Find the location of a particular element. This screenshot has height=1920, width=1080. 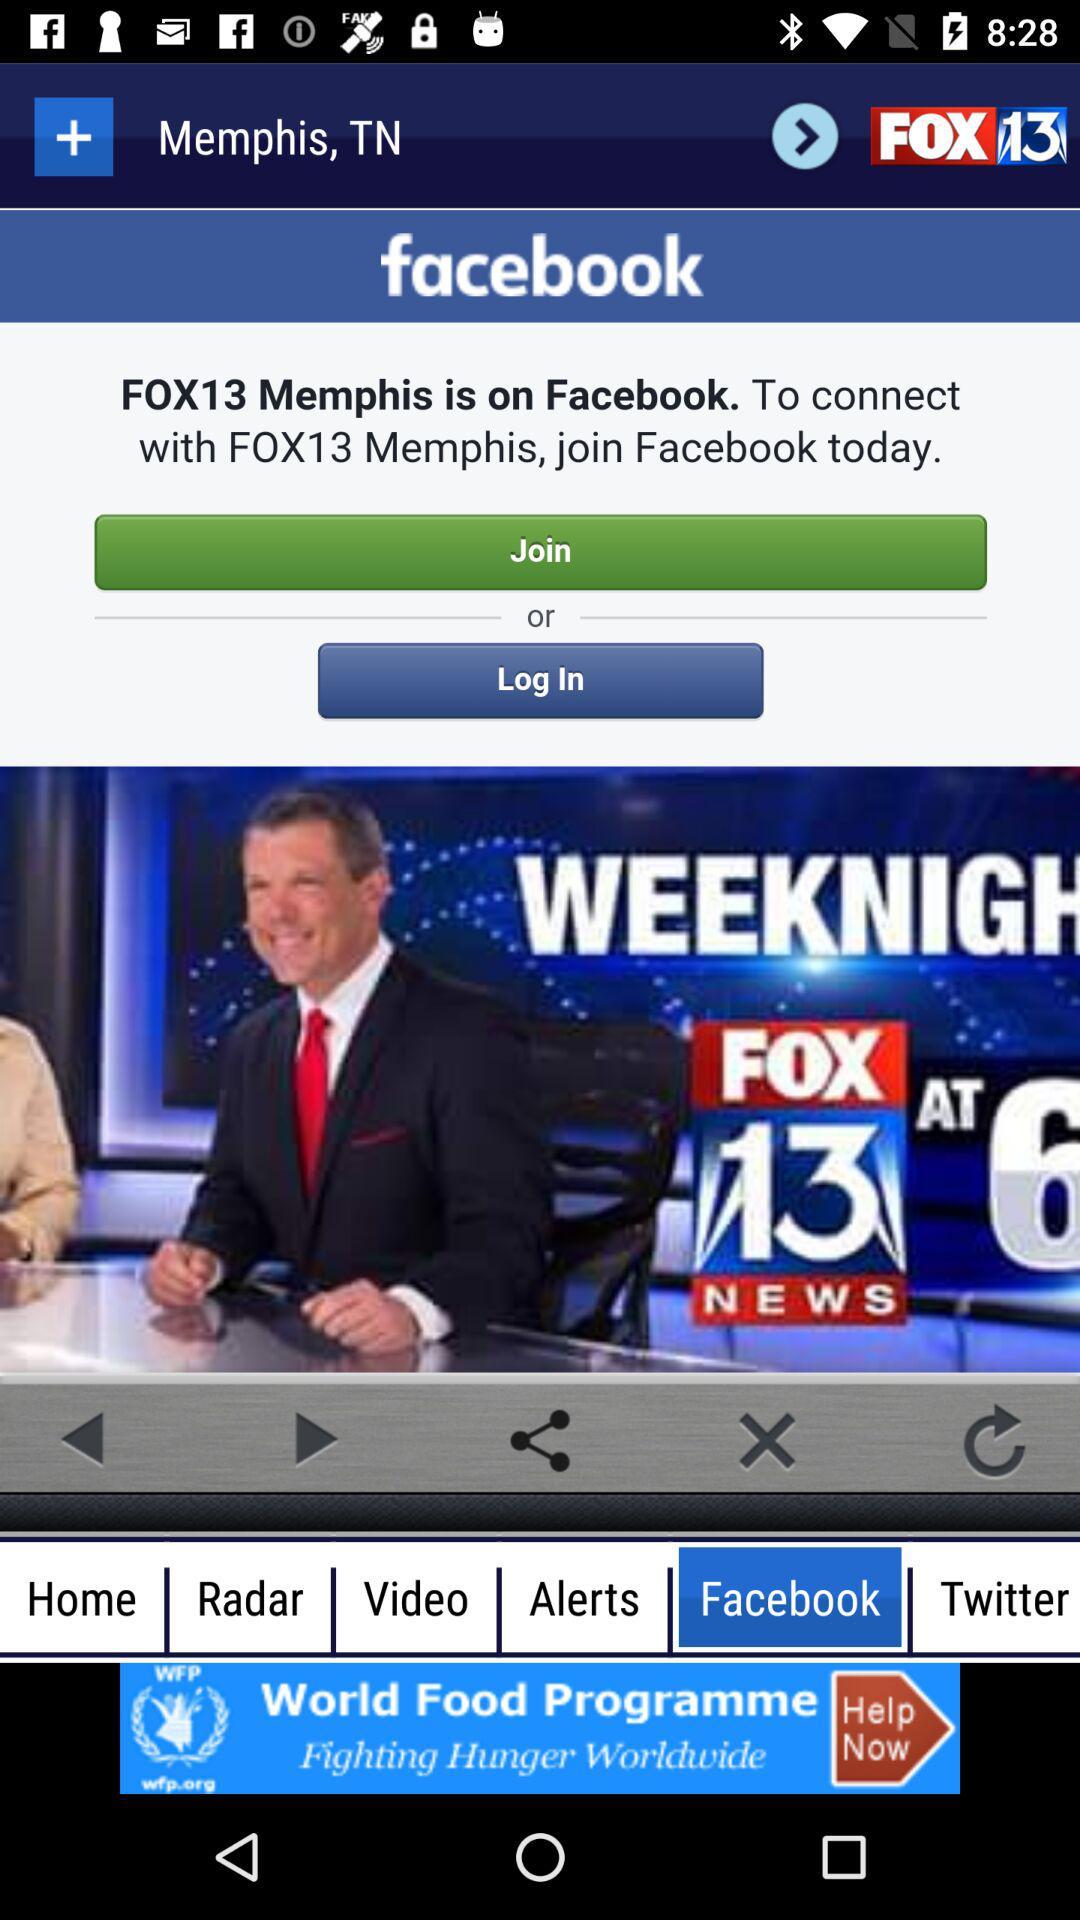

undo option is located at coordinates (994, 1440).